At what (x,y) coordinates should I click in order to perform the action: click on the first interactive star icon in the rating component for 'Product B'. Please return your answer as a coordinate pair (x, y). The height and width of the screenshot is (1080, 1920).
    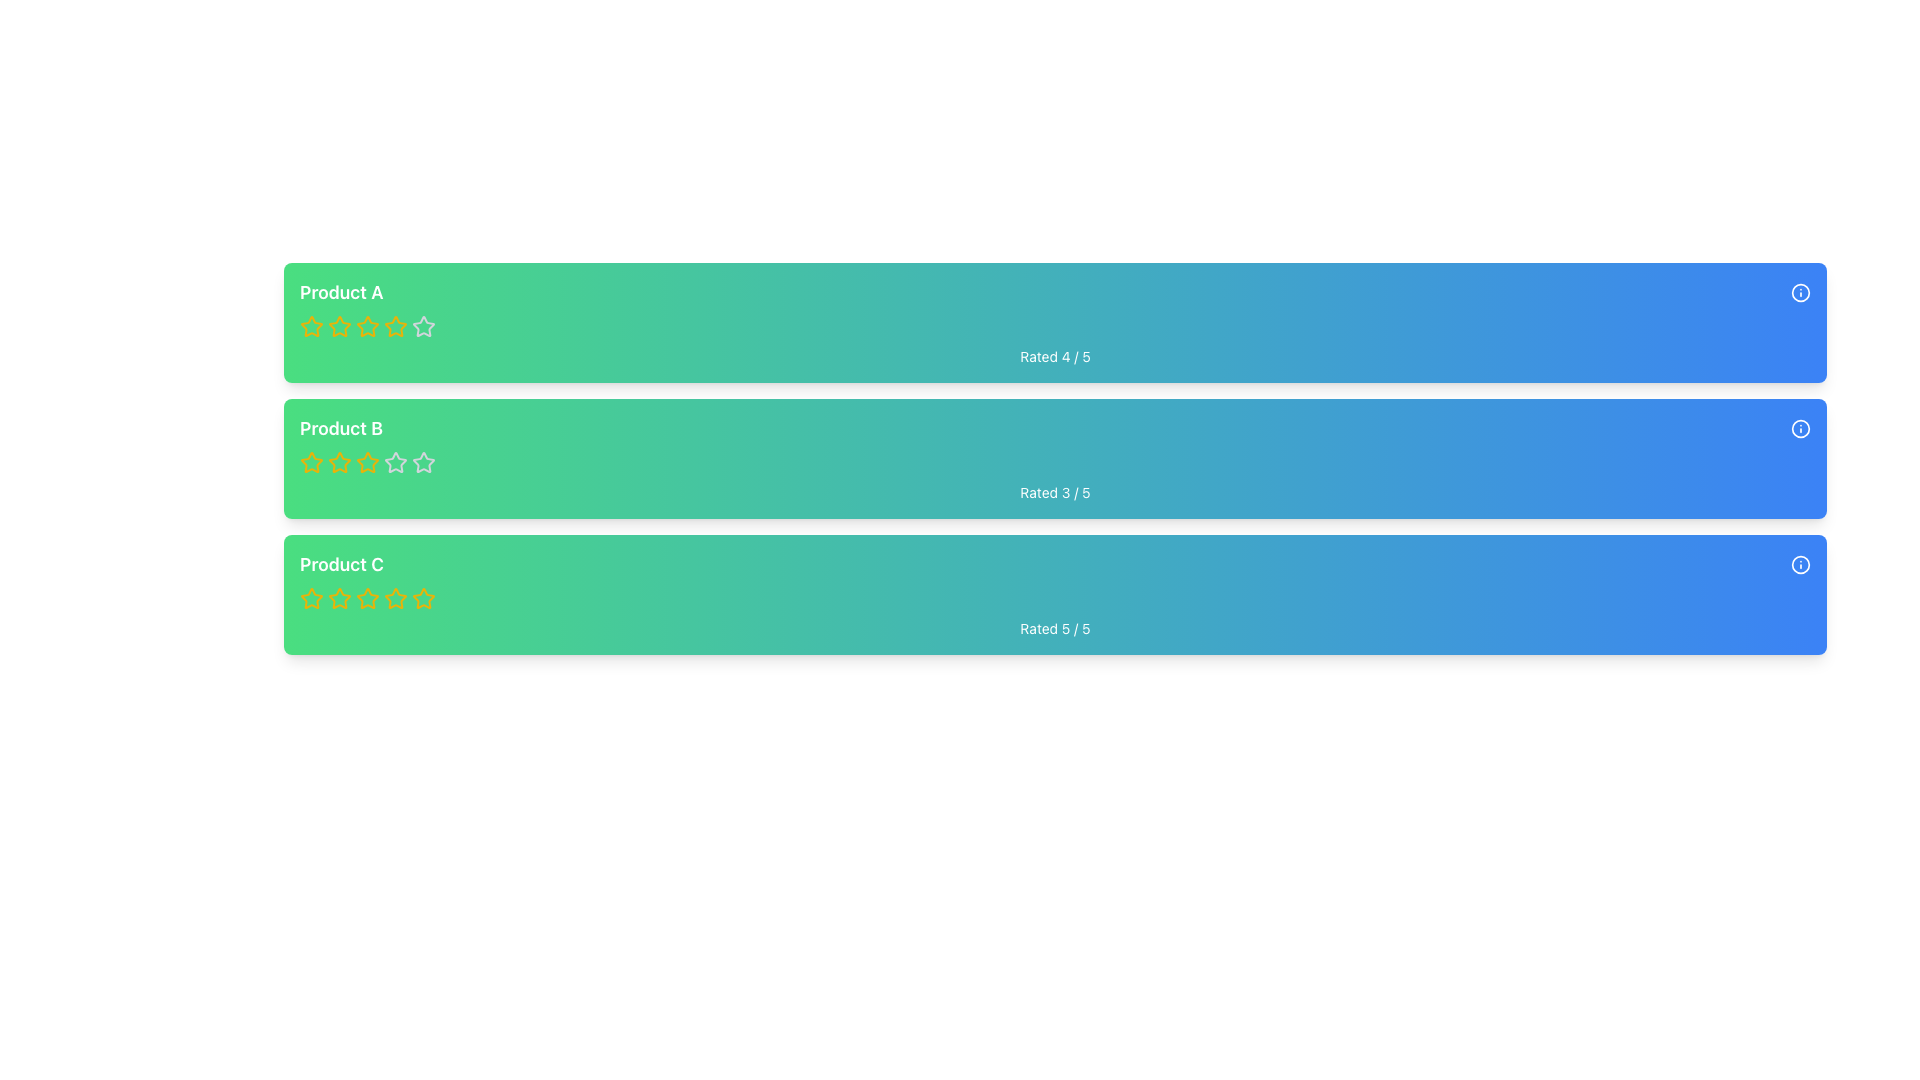
    Looking at the image, I should click on (340, 462).